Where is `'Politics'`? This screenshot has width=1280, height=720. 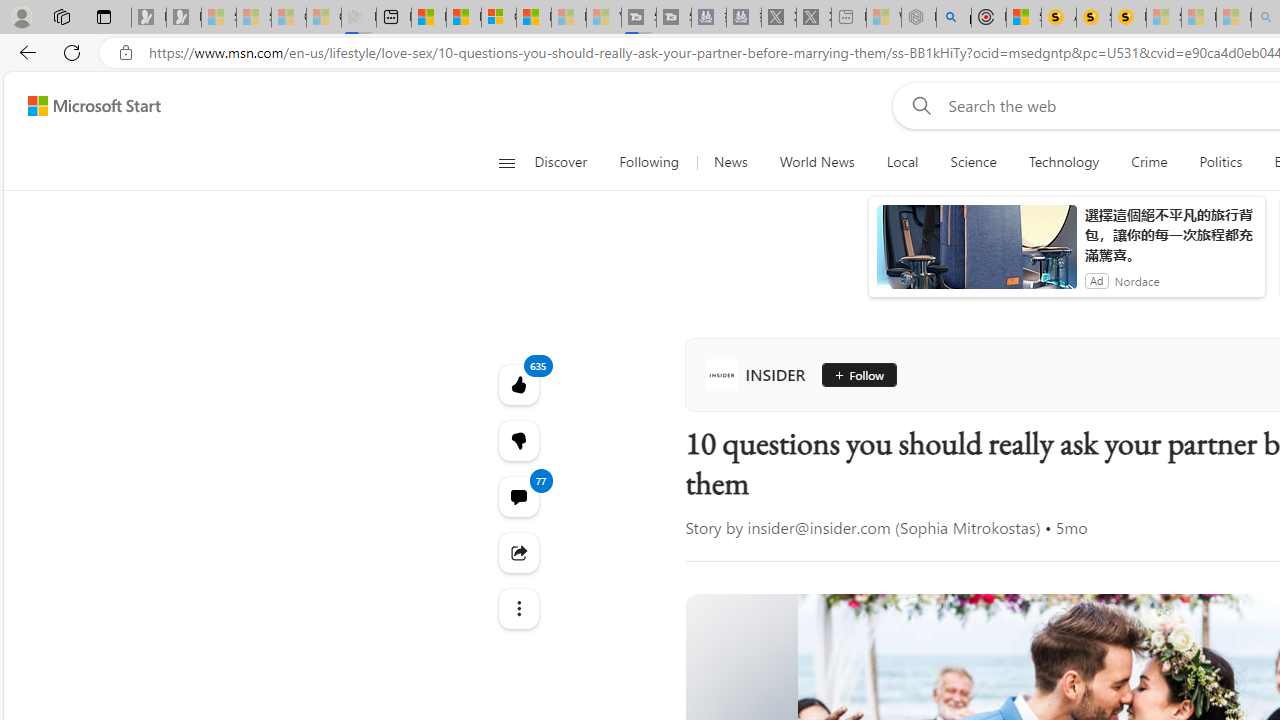 'Politics' is located at coordinates (1220, 162).